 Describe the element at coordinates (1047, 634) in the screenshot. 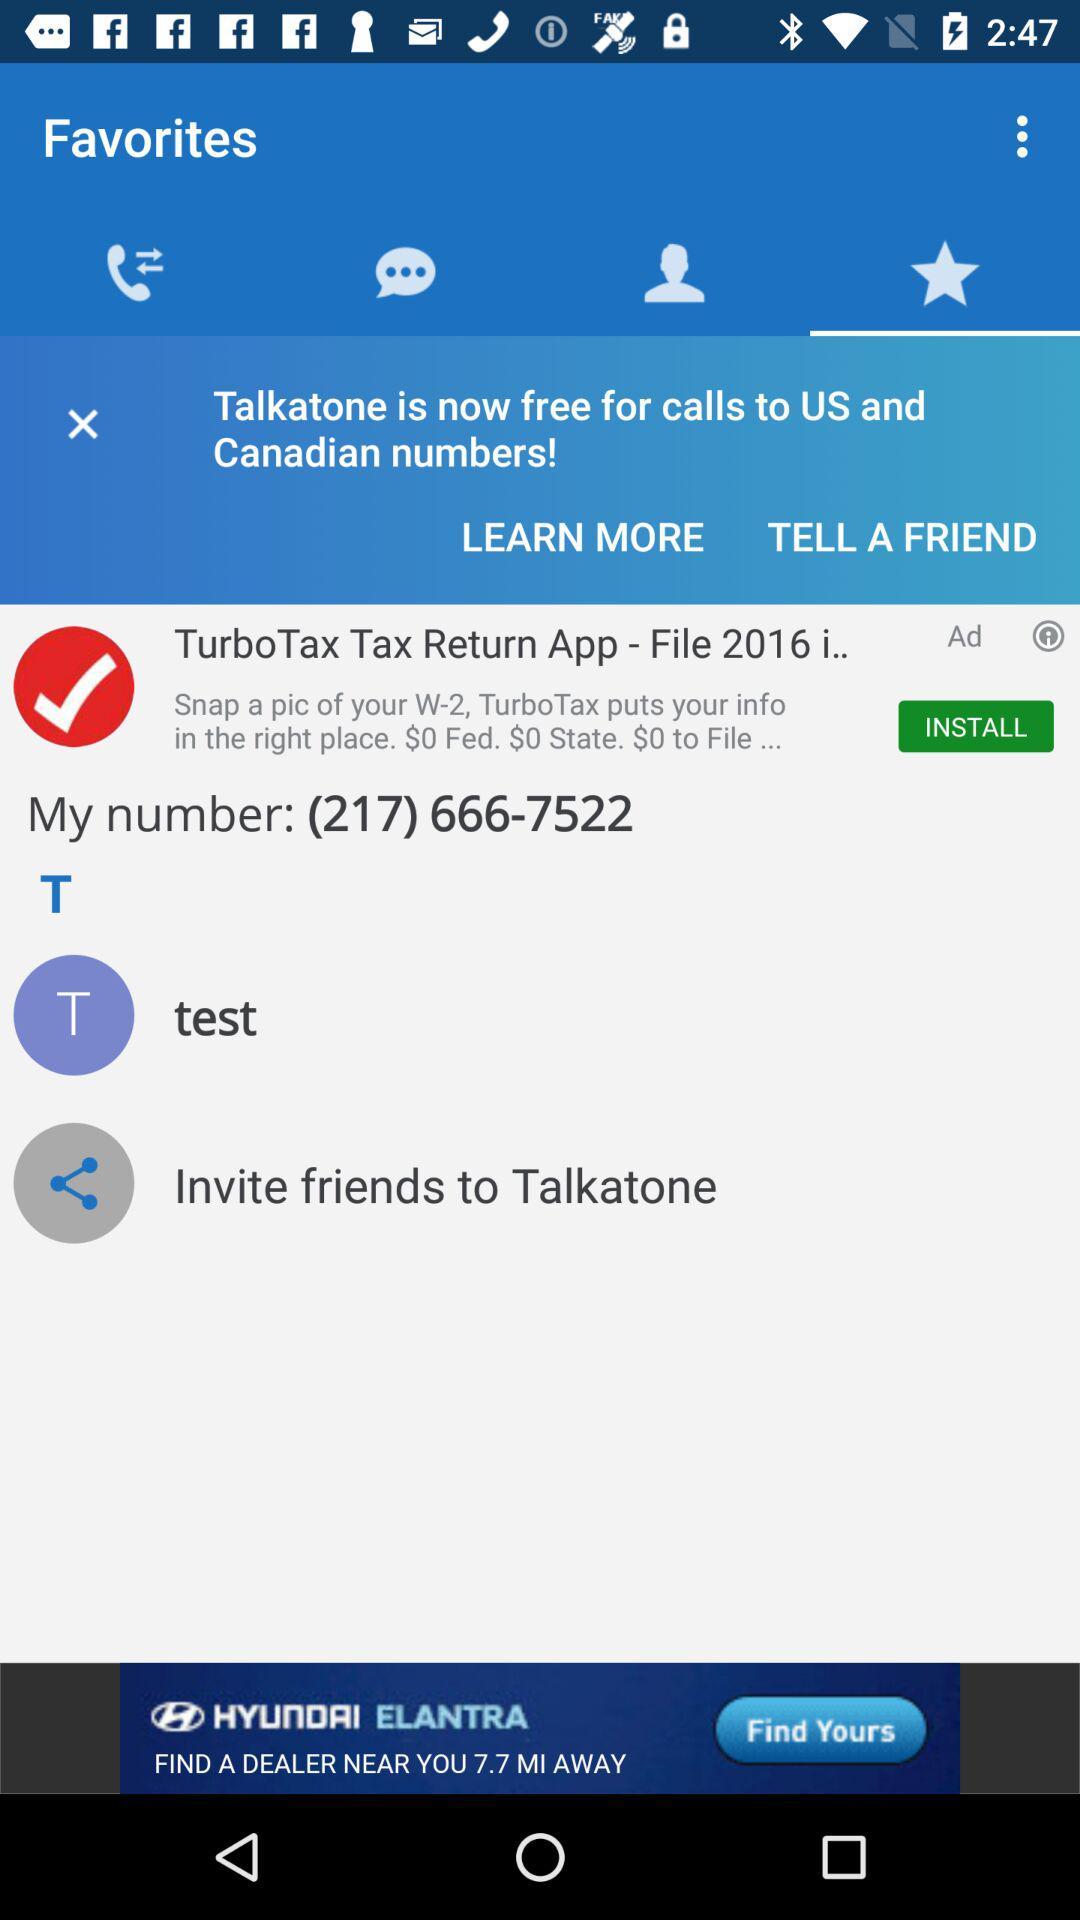

I see `advertisement` at that location.